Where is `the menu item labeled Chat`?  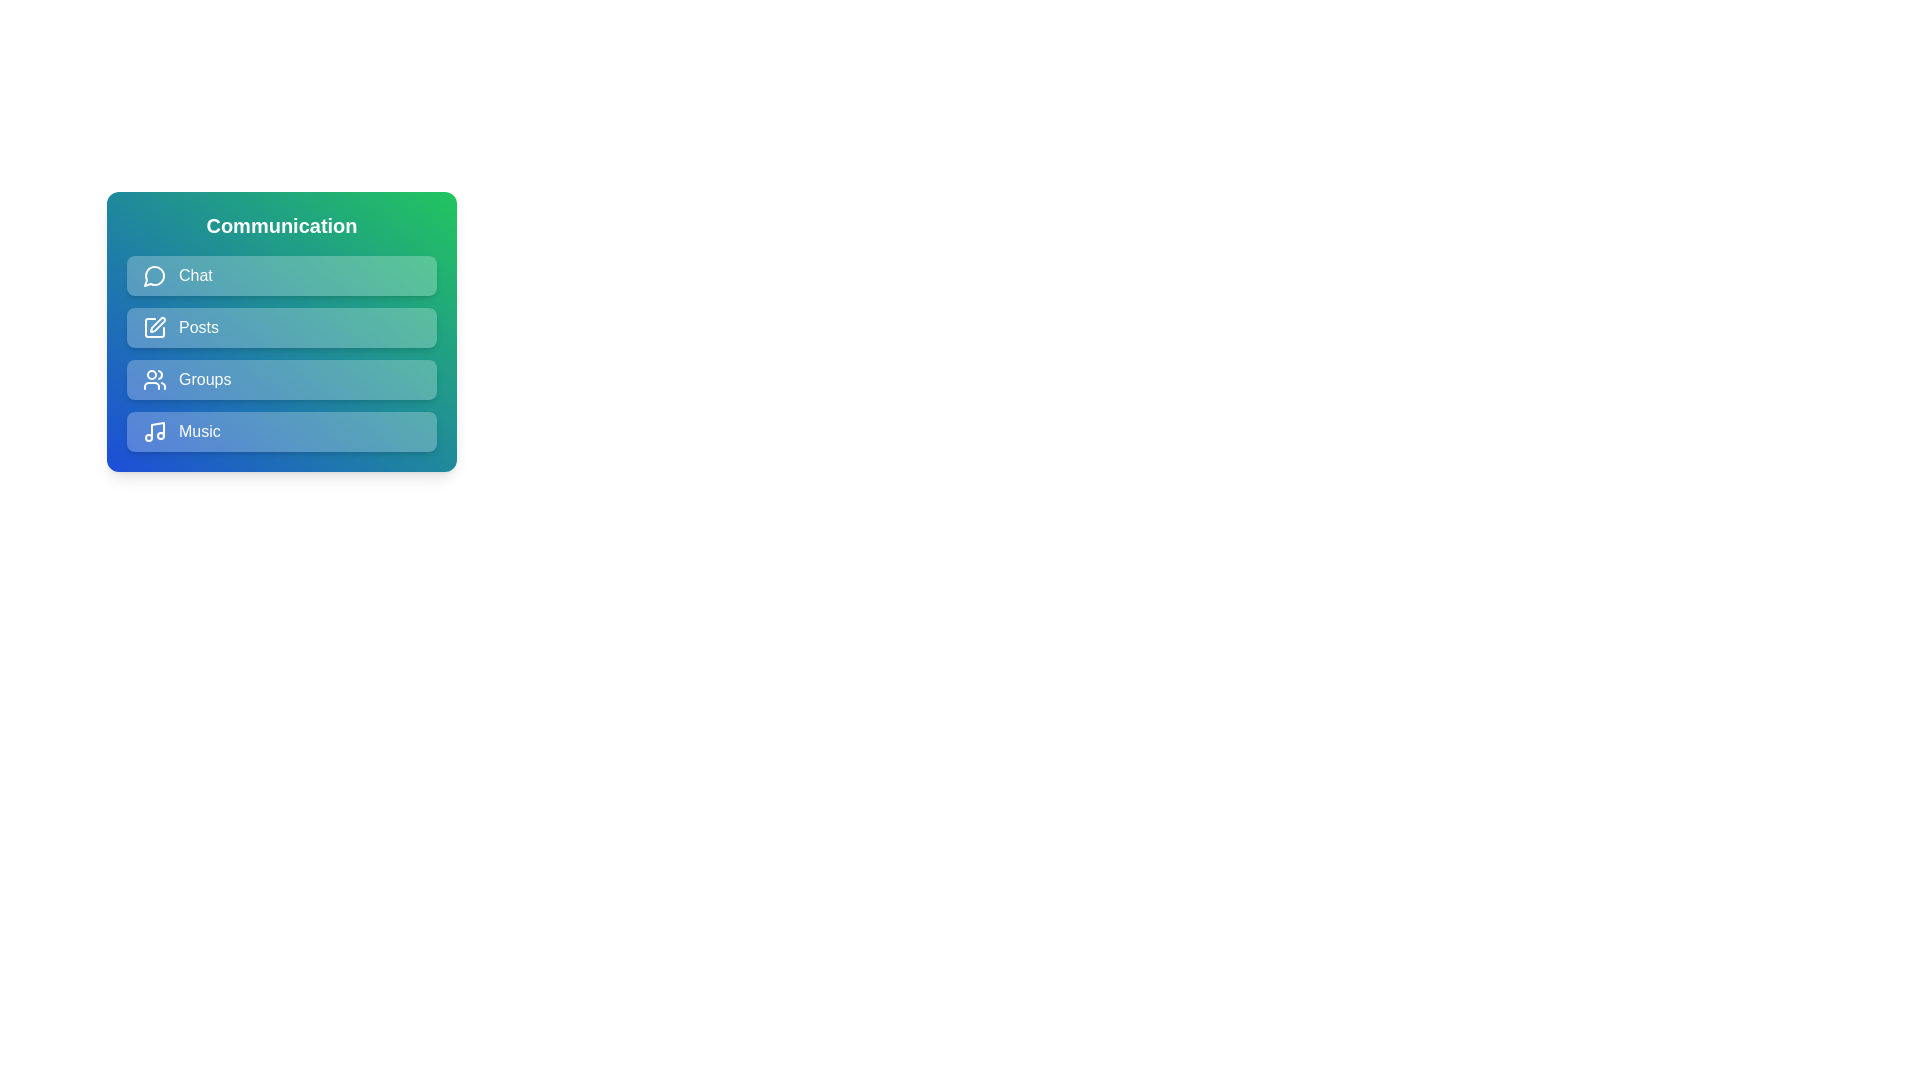 the menu item labeled Chat is located at coordinates (281, 276).